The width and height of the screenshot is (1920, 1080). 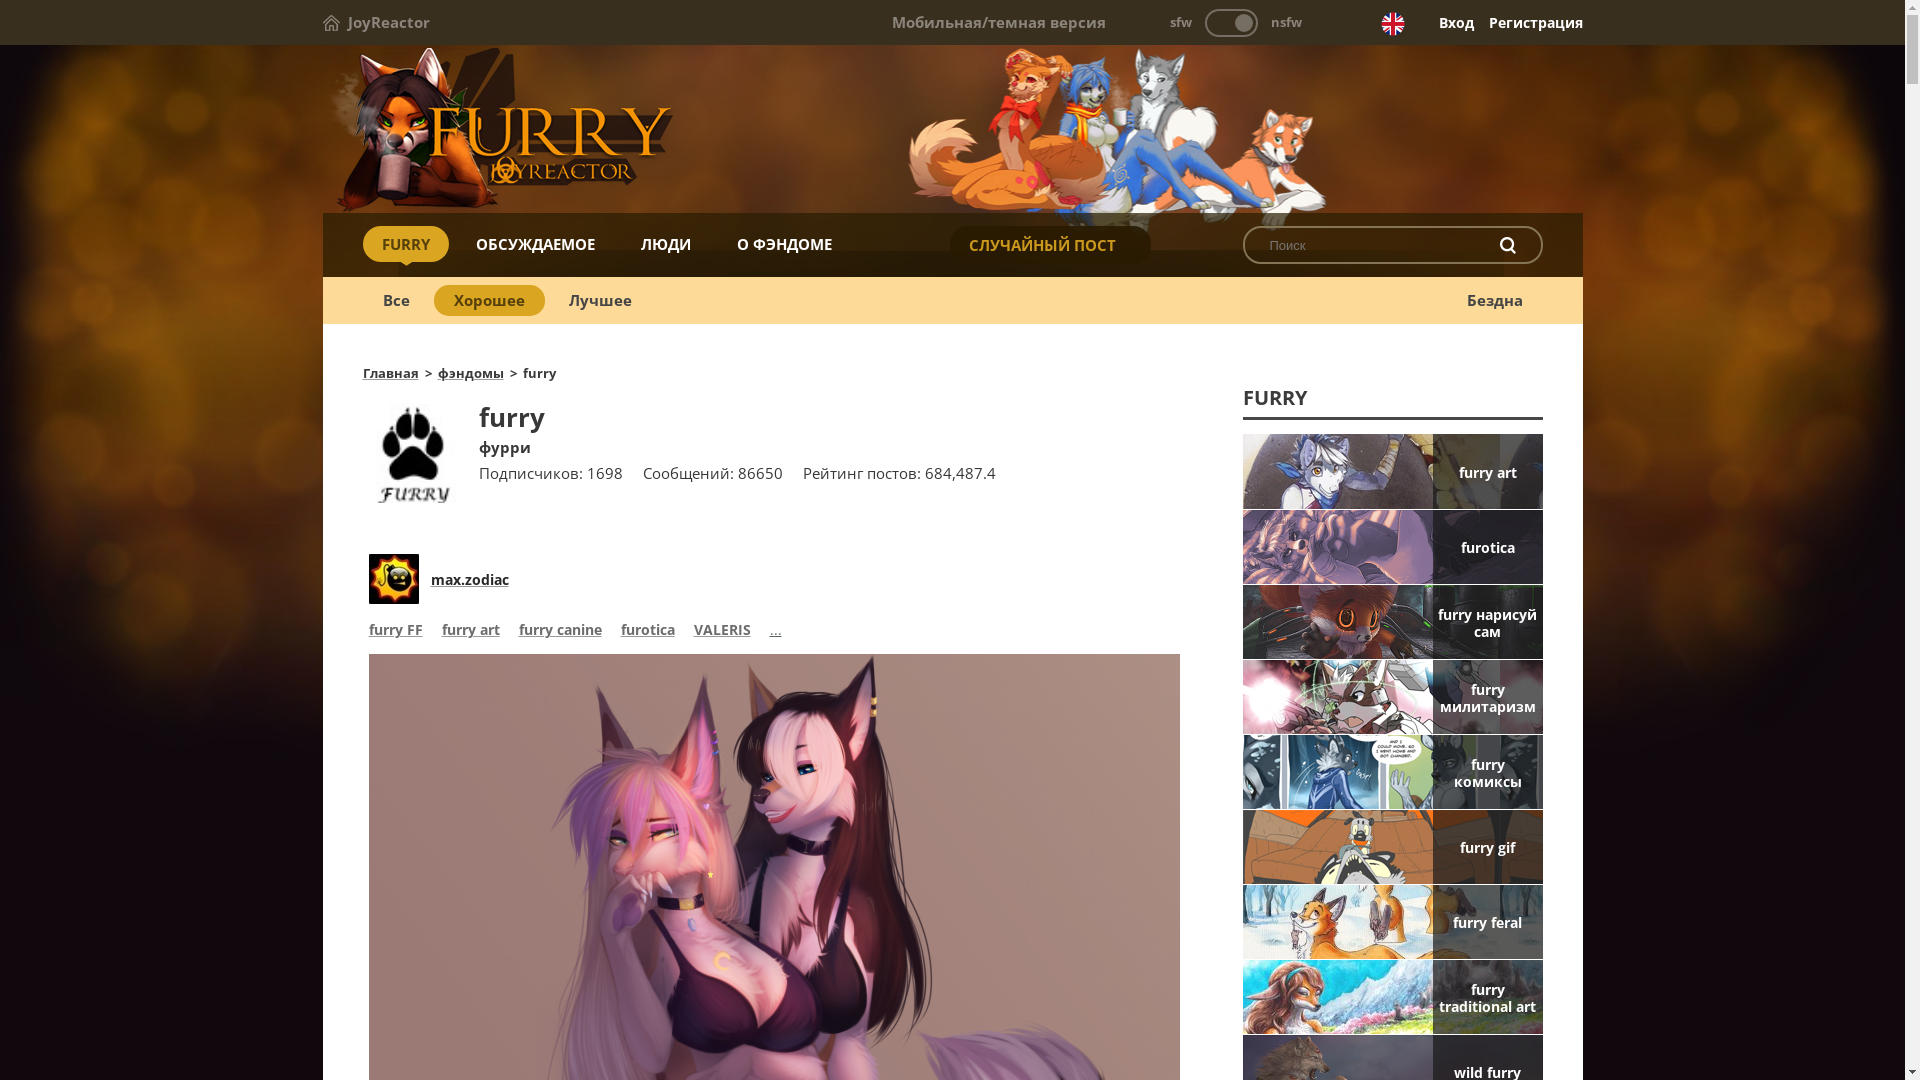 What do you see at coordinates (375, 22) in the screenshot?
I see `'JoyReactor'` at bounding box center [375, 22].